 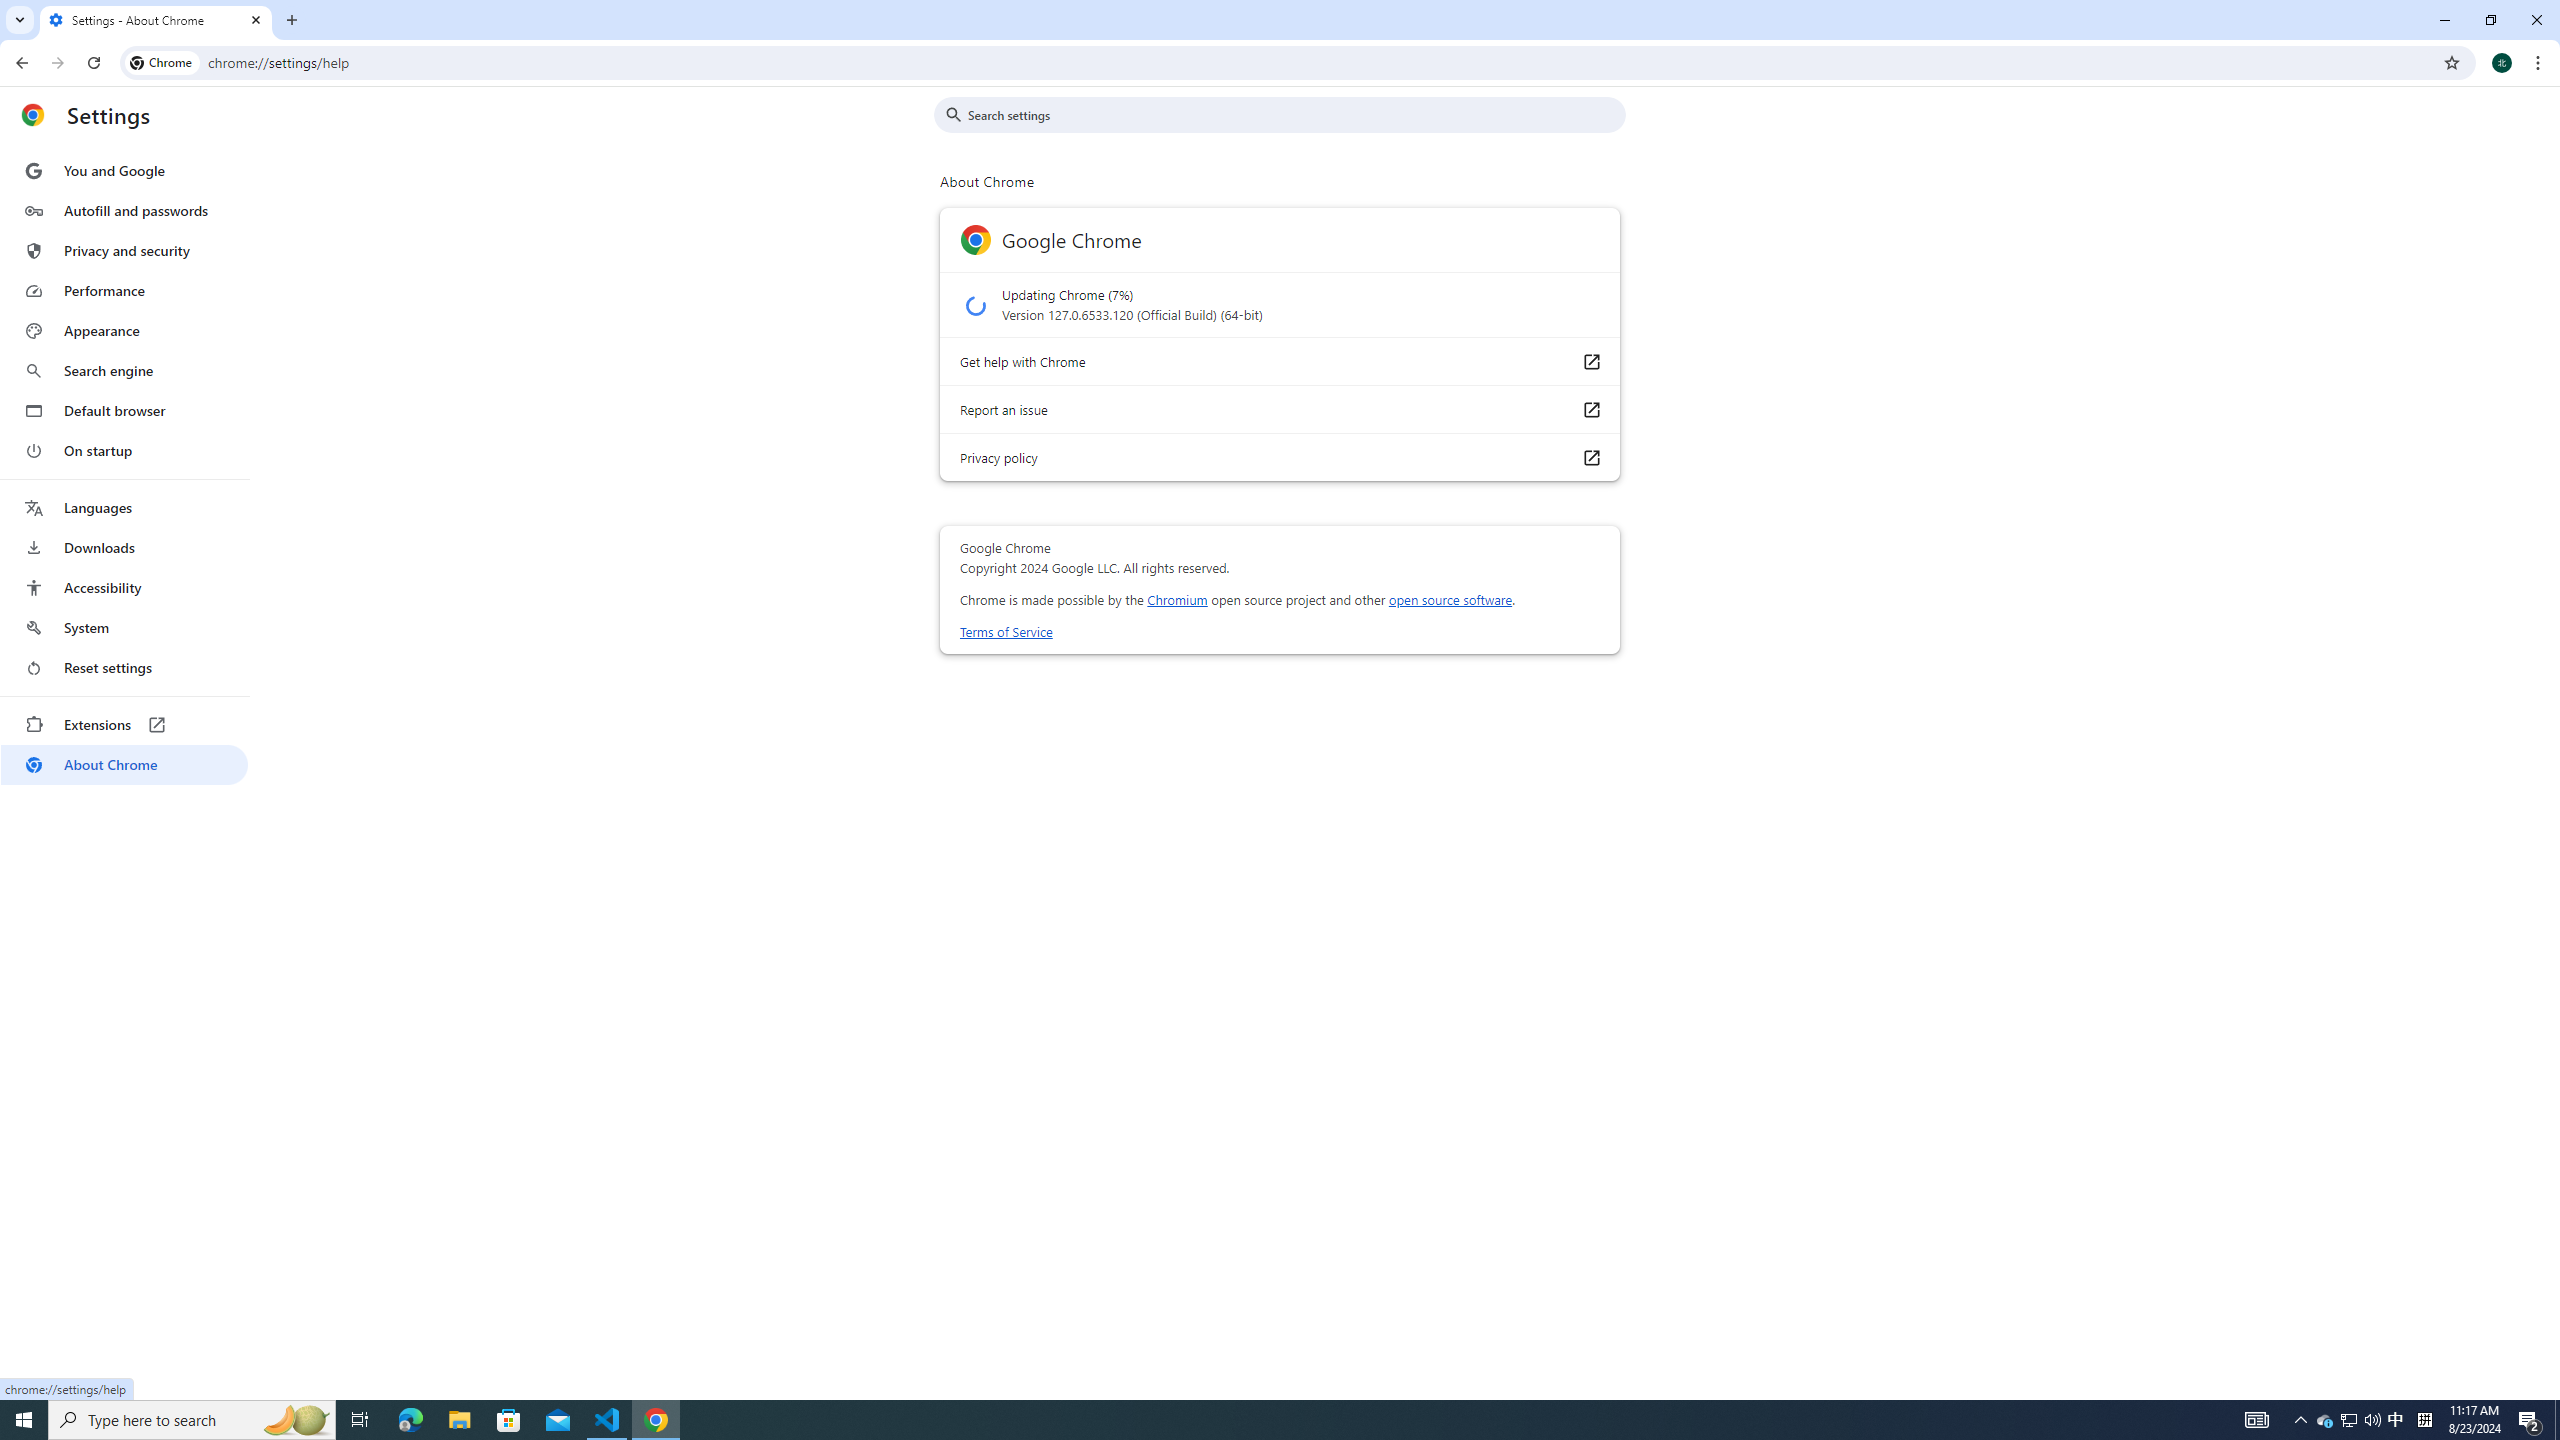 What do you see at coordinates (123, 586) in the screenshot?
I see `'Accessibility'` at bounding box center [123, 586].